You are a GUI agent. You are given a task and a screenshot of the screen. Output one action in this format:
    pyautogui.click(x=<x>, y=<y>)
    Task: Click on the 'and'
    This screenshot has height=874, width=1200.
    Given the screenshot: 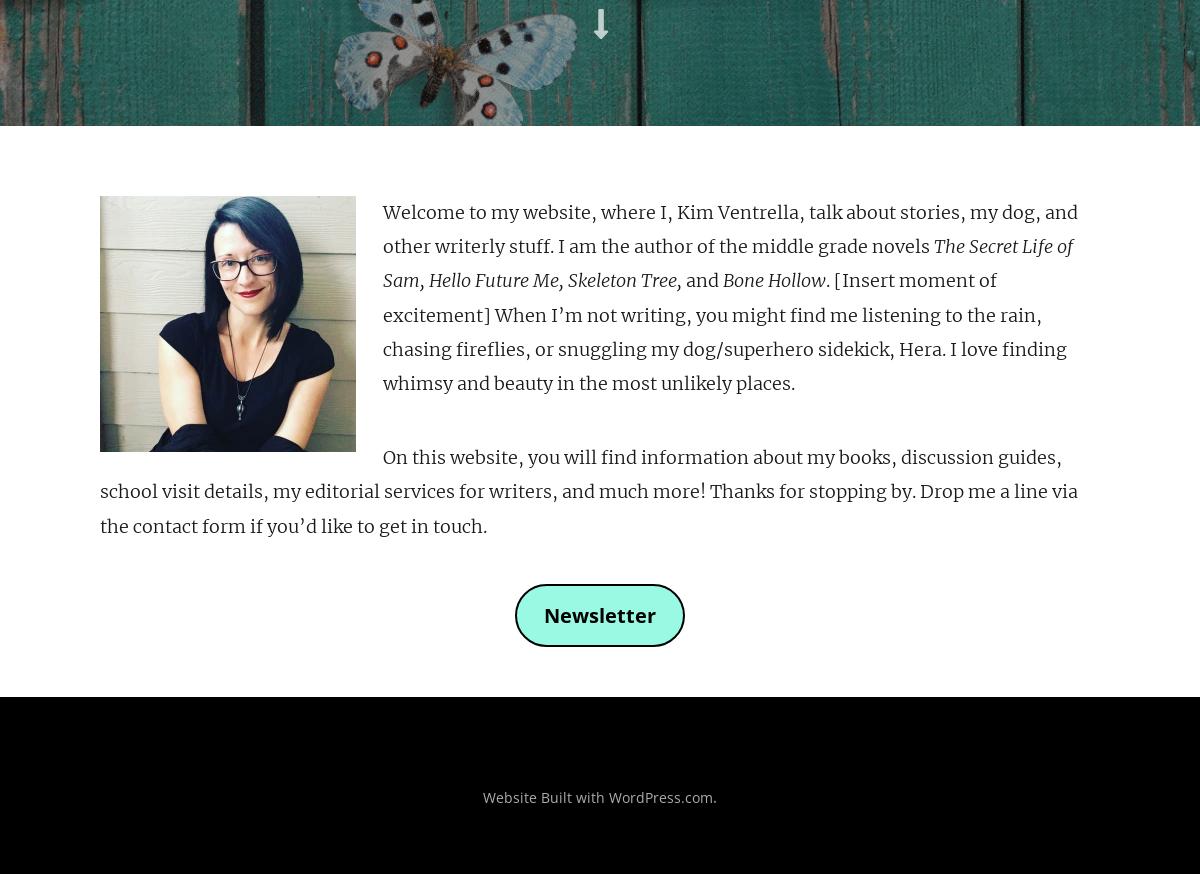 What is the action you would take?
    pyautogui.click(x=681, y=280)
    